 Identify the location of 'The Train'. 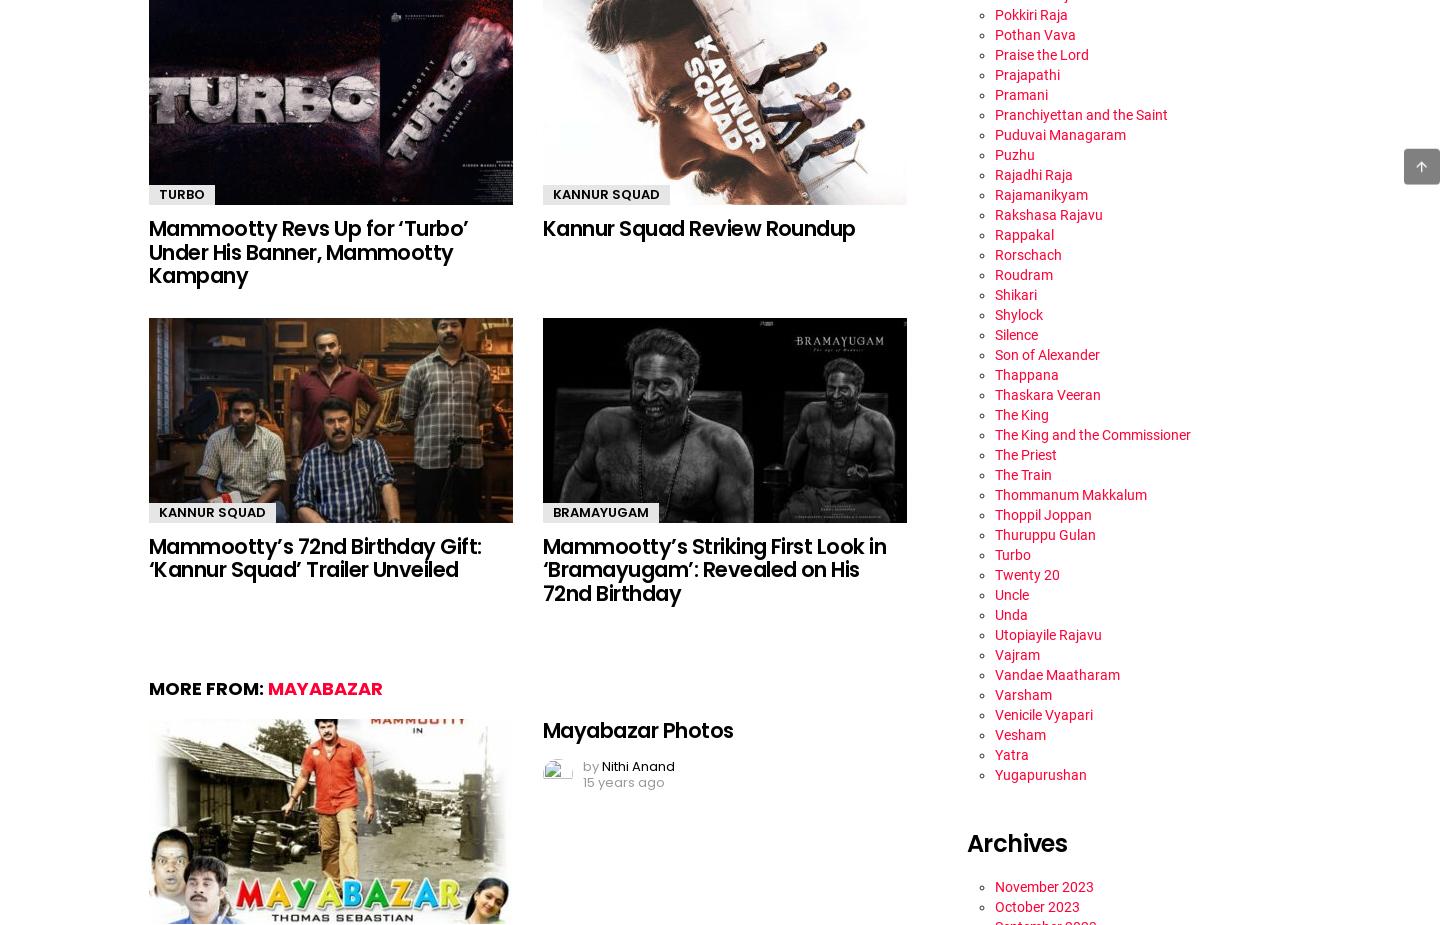
(1023, 473).